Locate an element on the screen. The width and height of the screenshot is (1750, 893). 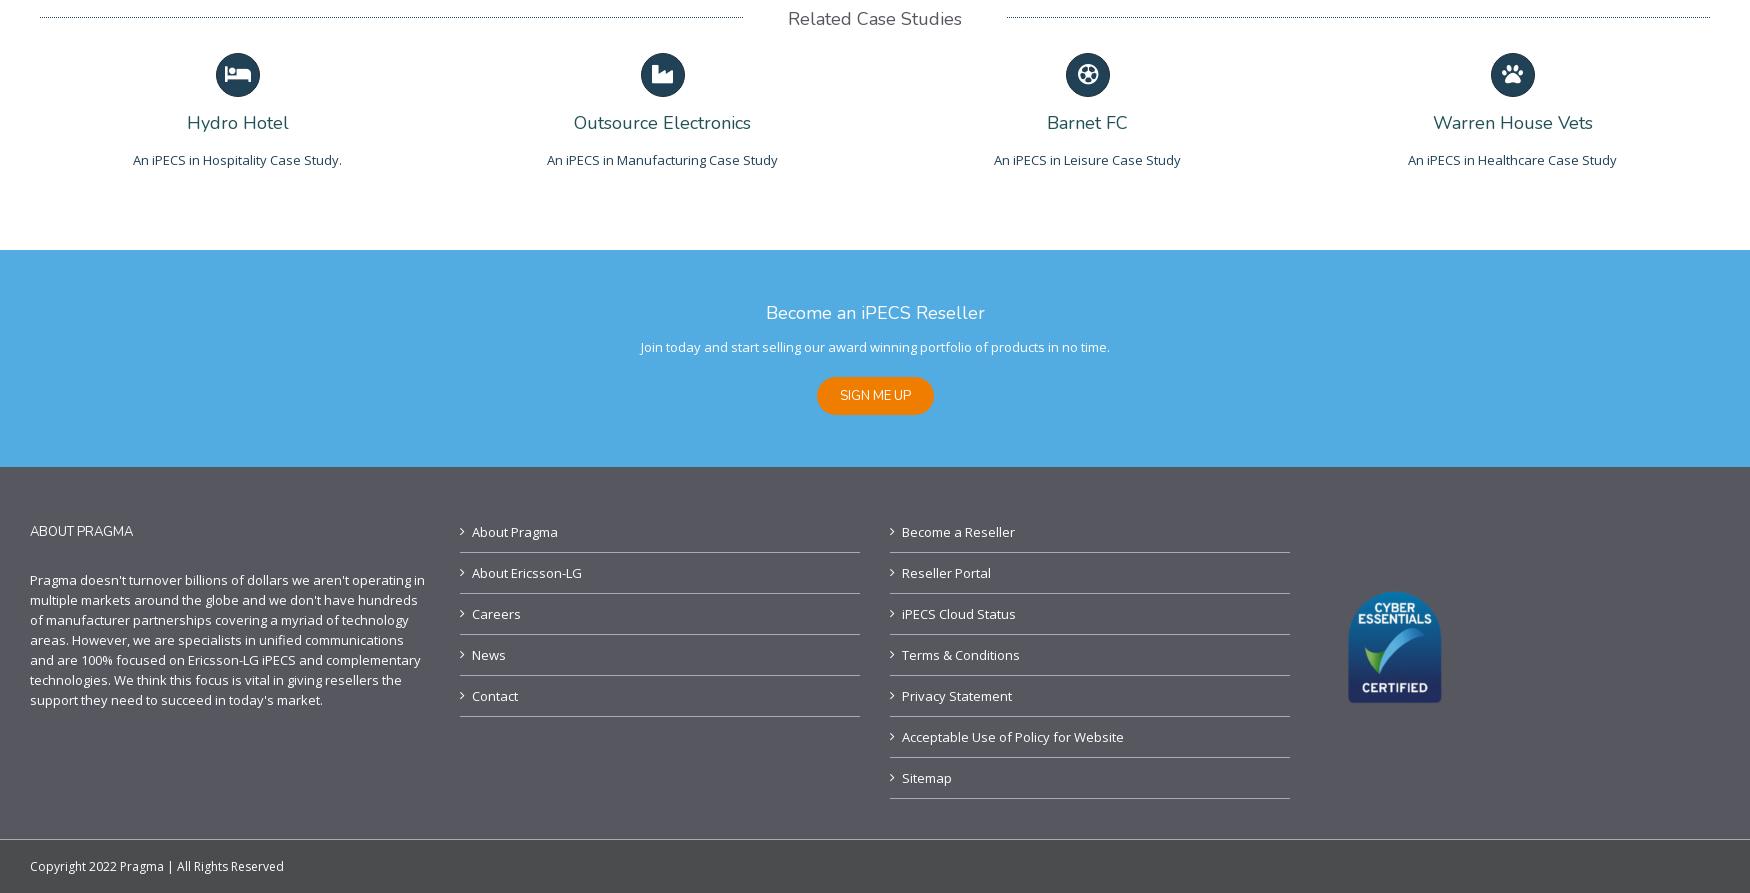
'An iPECS in Leisure Case Study' is located at coordinates (1087, 159).